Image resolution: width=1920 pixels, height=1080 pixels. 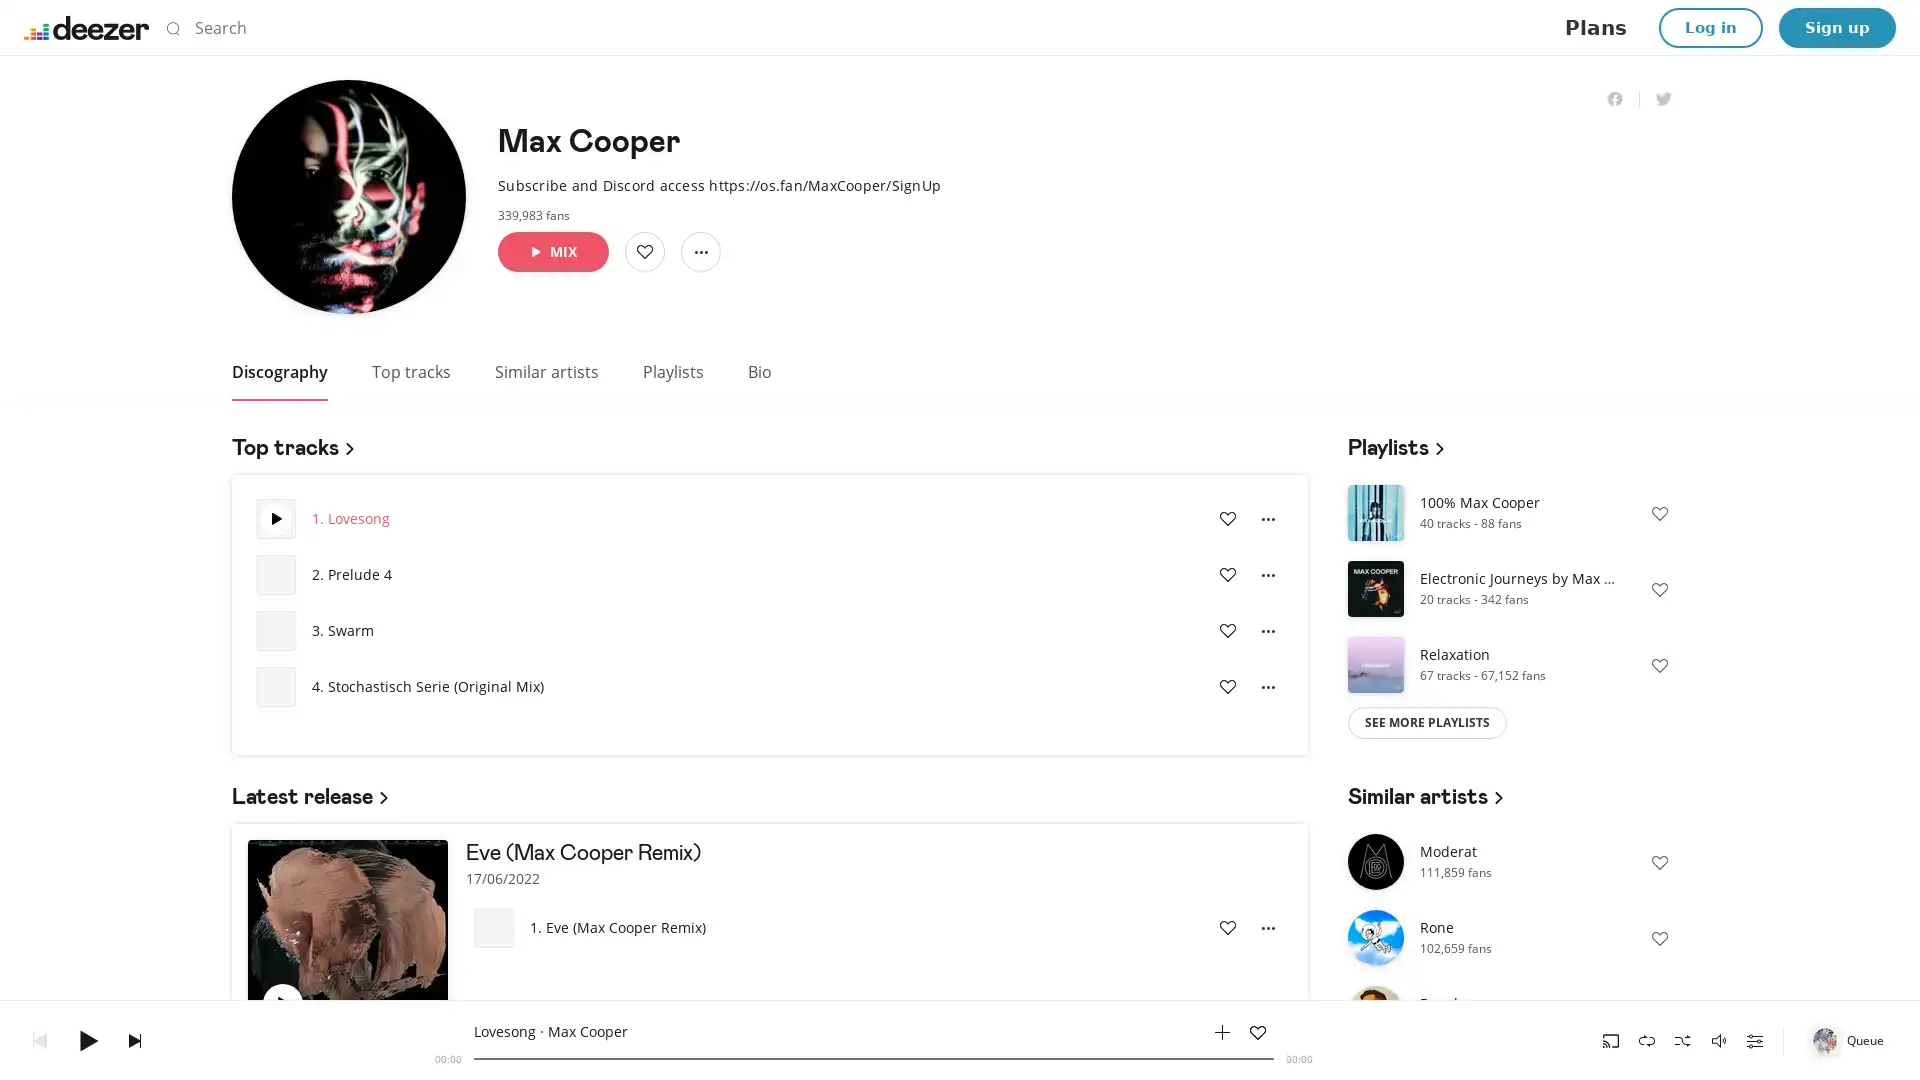 What do you see at coordinates (1275, 27) in the screenshot?
I see `Clear` at bounding box center [1275, 27].